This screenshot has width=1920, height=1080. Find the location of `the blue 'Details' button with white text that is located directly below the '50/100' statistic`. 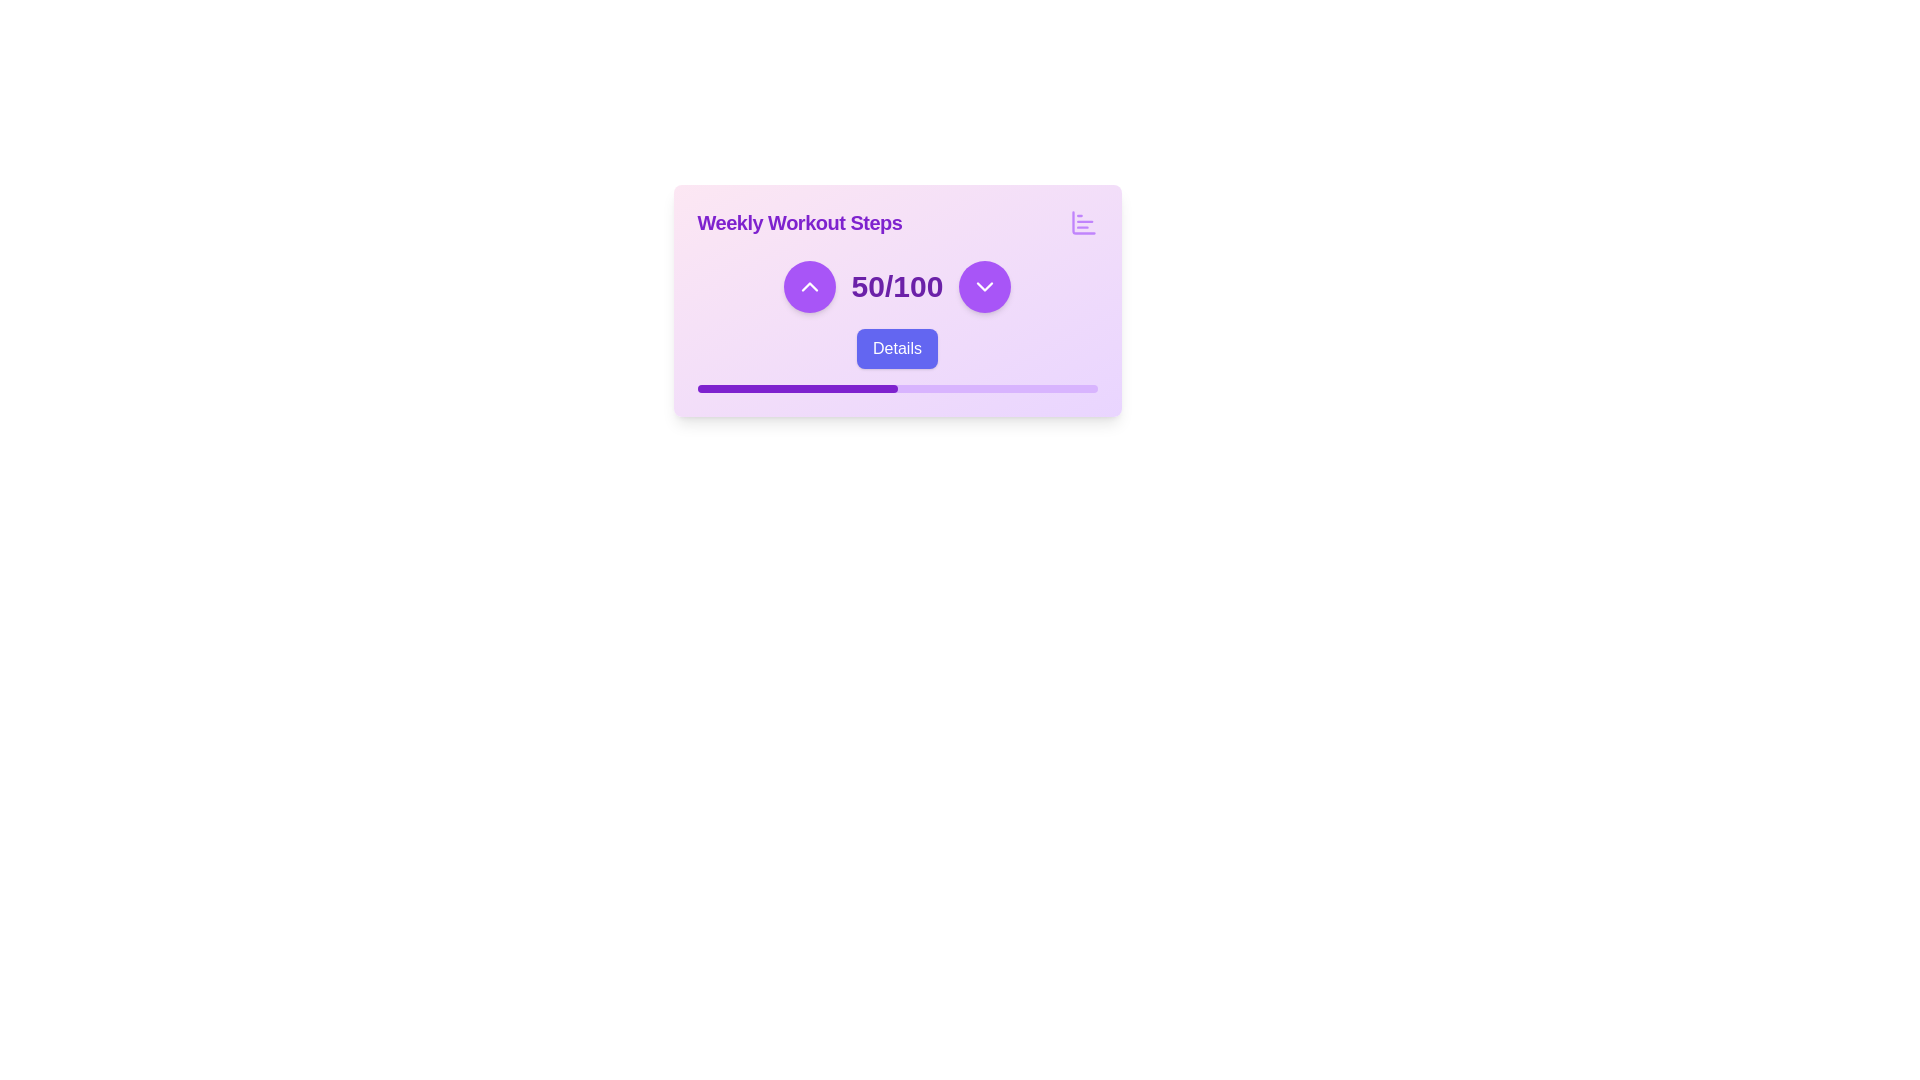

the blue 'Details' button with white text that is located directly below the '50/100' statistic is located at coordinates (896, 347).